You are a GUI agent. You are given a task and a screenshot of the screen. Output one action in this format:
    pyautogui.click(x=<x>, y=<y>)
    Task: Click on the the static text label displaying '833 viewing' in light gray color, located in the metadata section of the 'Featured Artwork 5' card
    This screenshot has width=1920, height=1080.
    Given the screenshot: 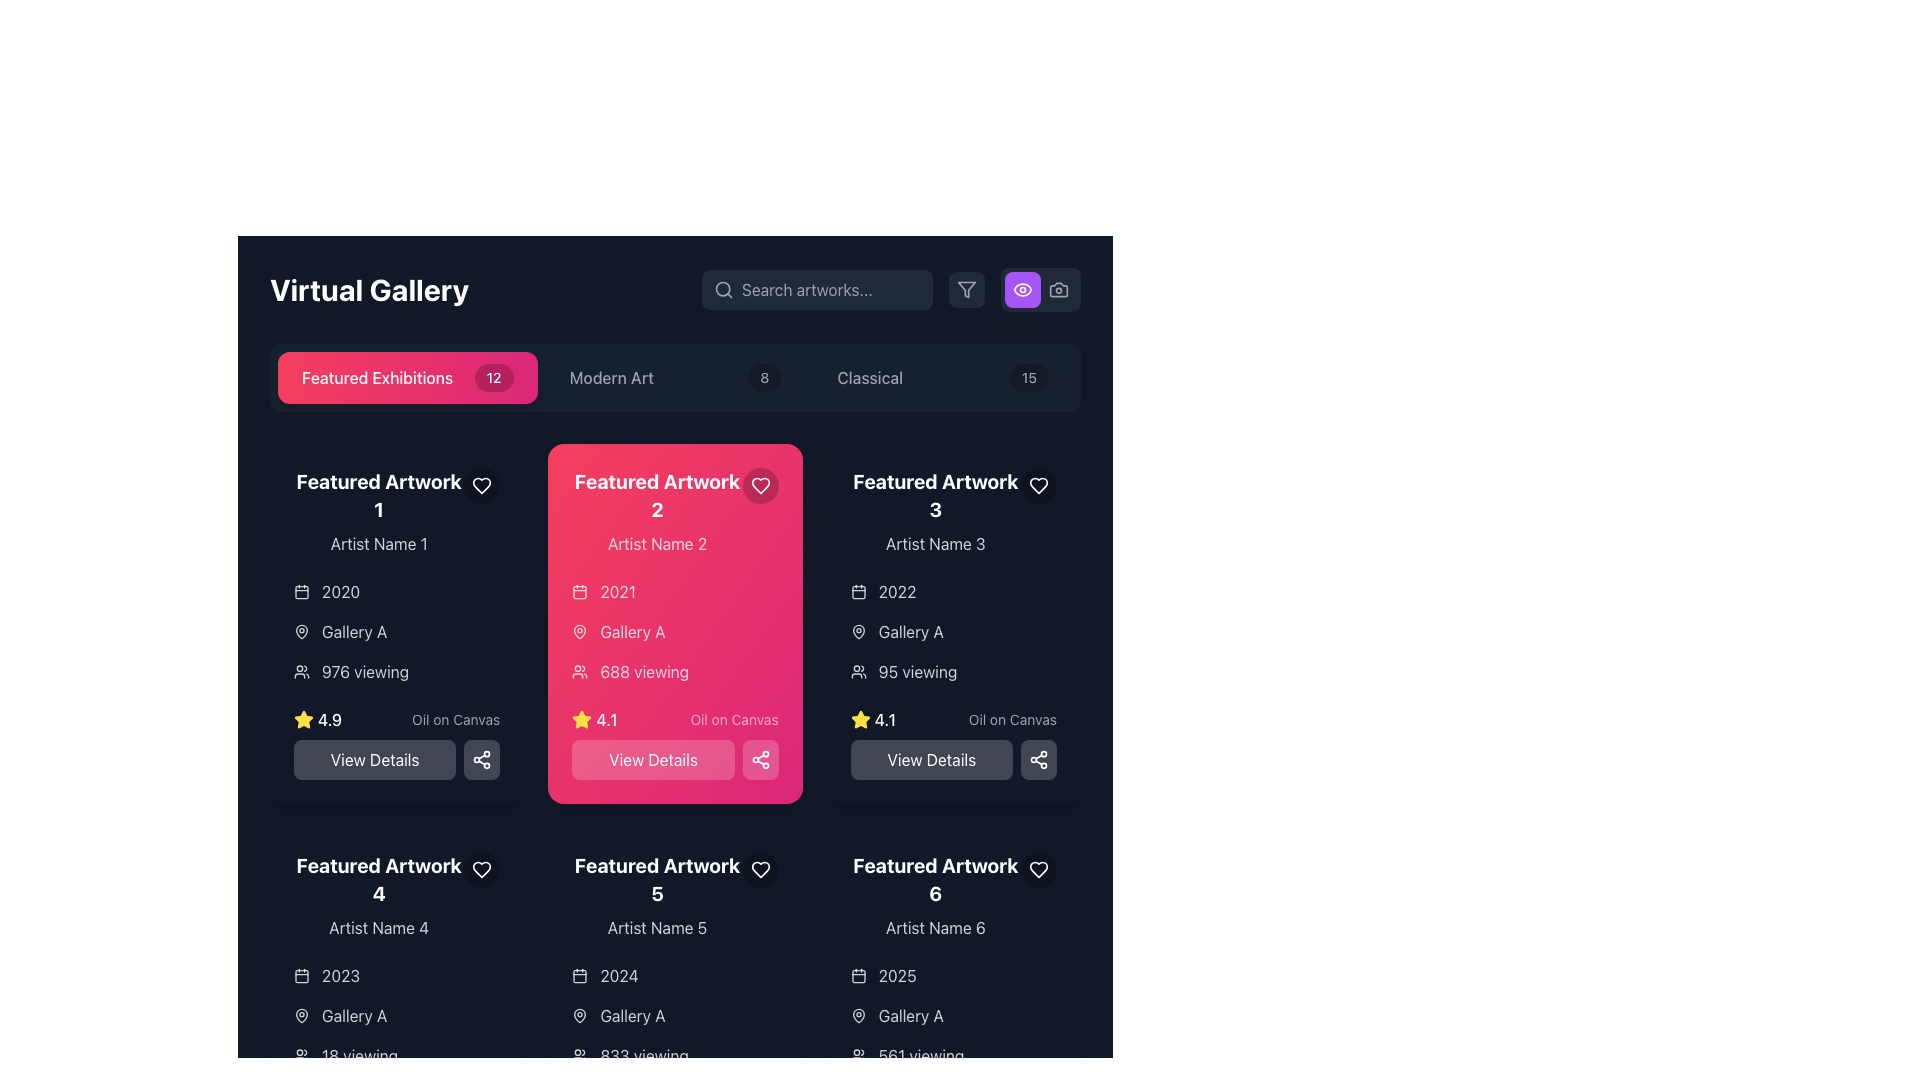 What is the action you would take?
    pyautogui.click(x=644, y=1055)
    